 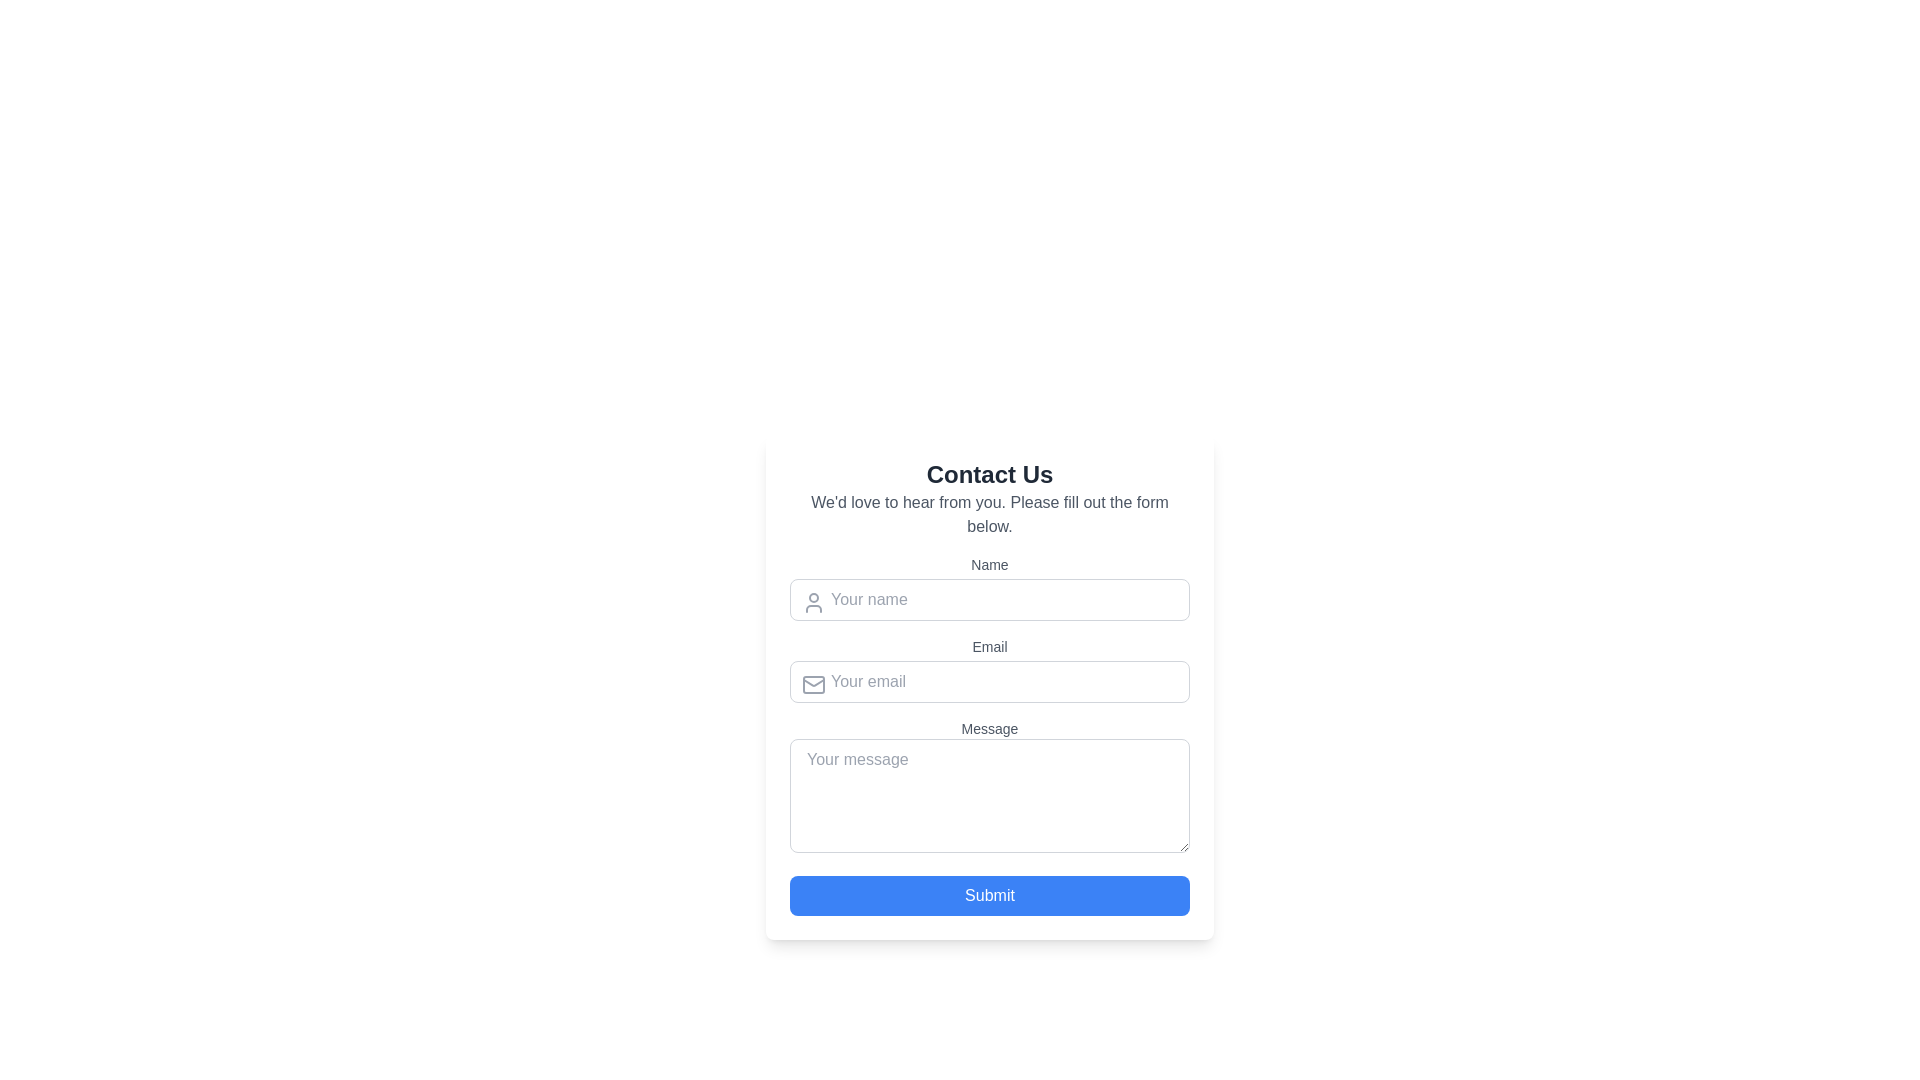 I want to click on the 'Submit' button, which is a rectangular button with rounded corners, a vivid blue background, and white text reading 'Submit', located at the bottom of the form layout, so click(x=989, y=894).